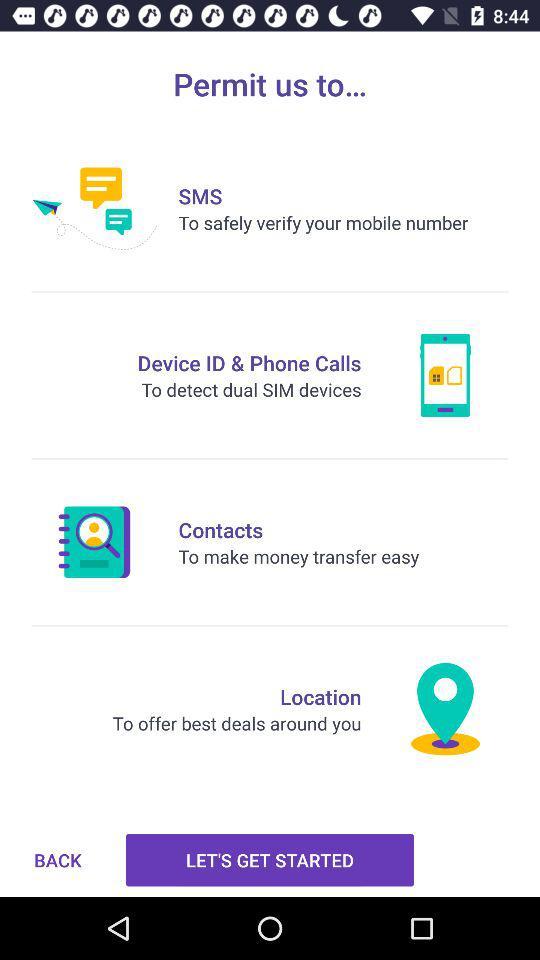 The image size is (540, 960). What do you see at coordinates (57, 859) in the screenshot?
I see `the back icon` at bounding box center [57, 859].